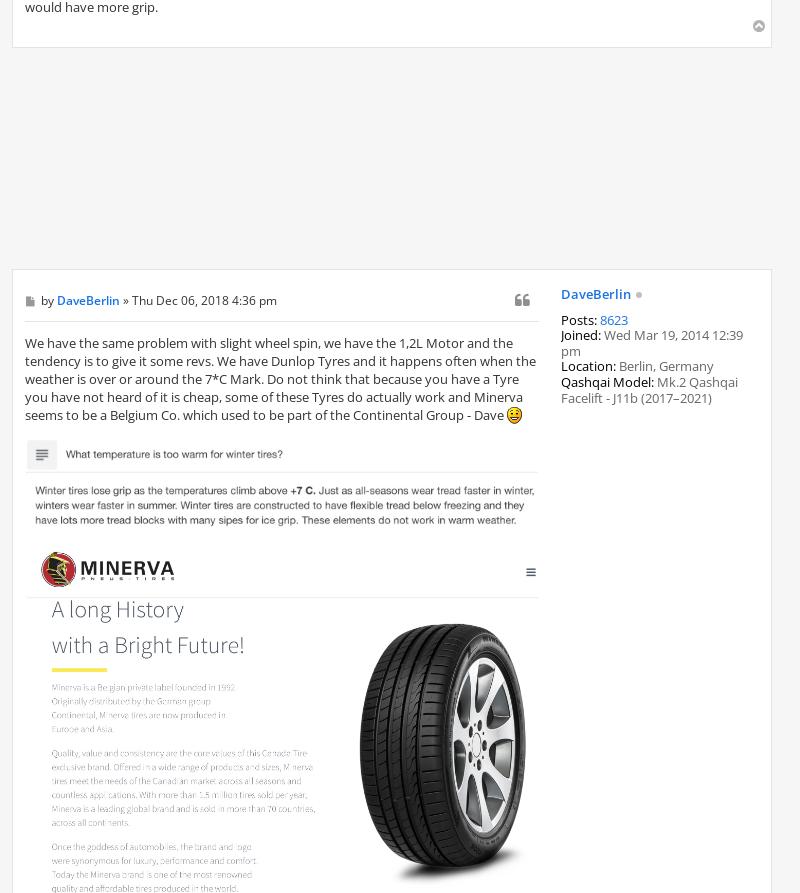  Describe the element at coordinates (203, 300) in the screenshot. I see `'Thu Dec 06, 2018 4:36 pm'` at that location.